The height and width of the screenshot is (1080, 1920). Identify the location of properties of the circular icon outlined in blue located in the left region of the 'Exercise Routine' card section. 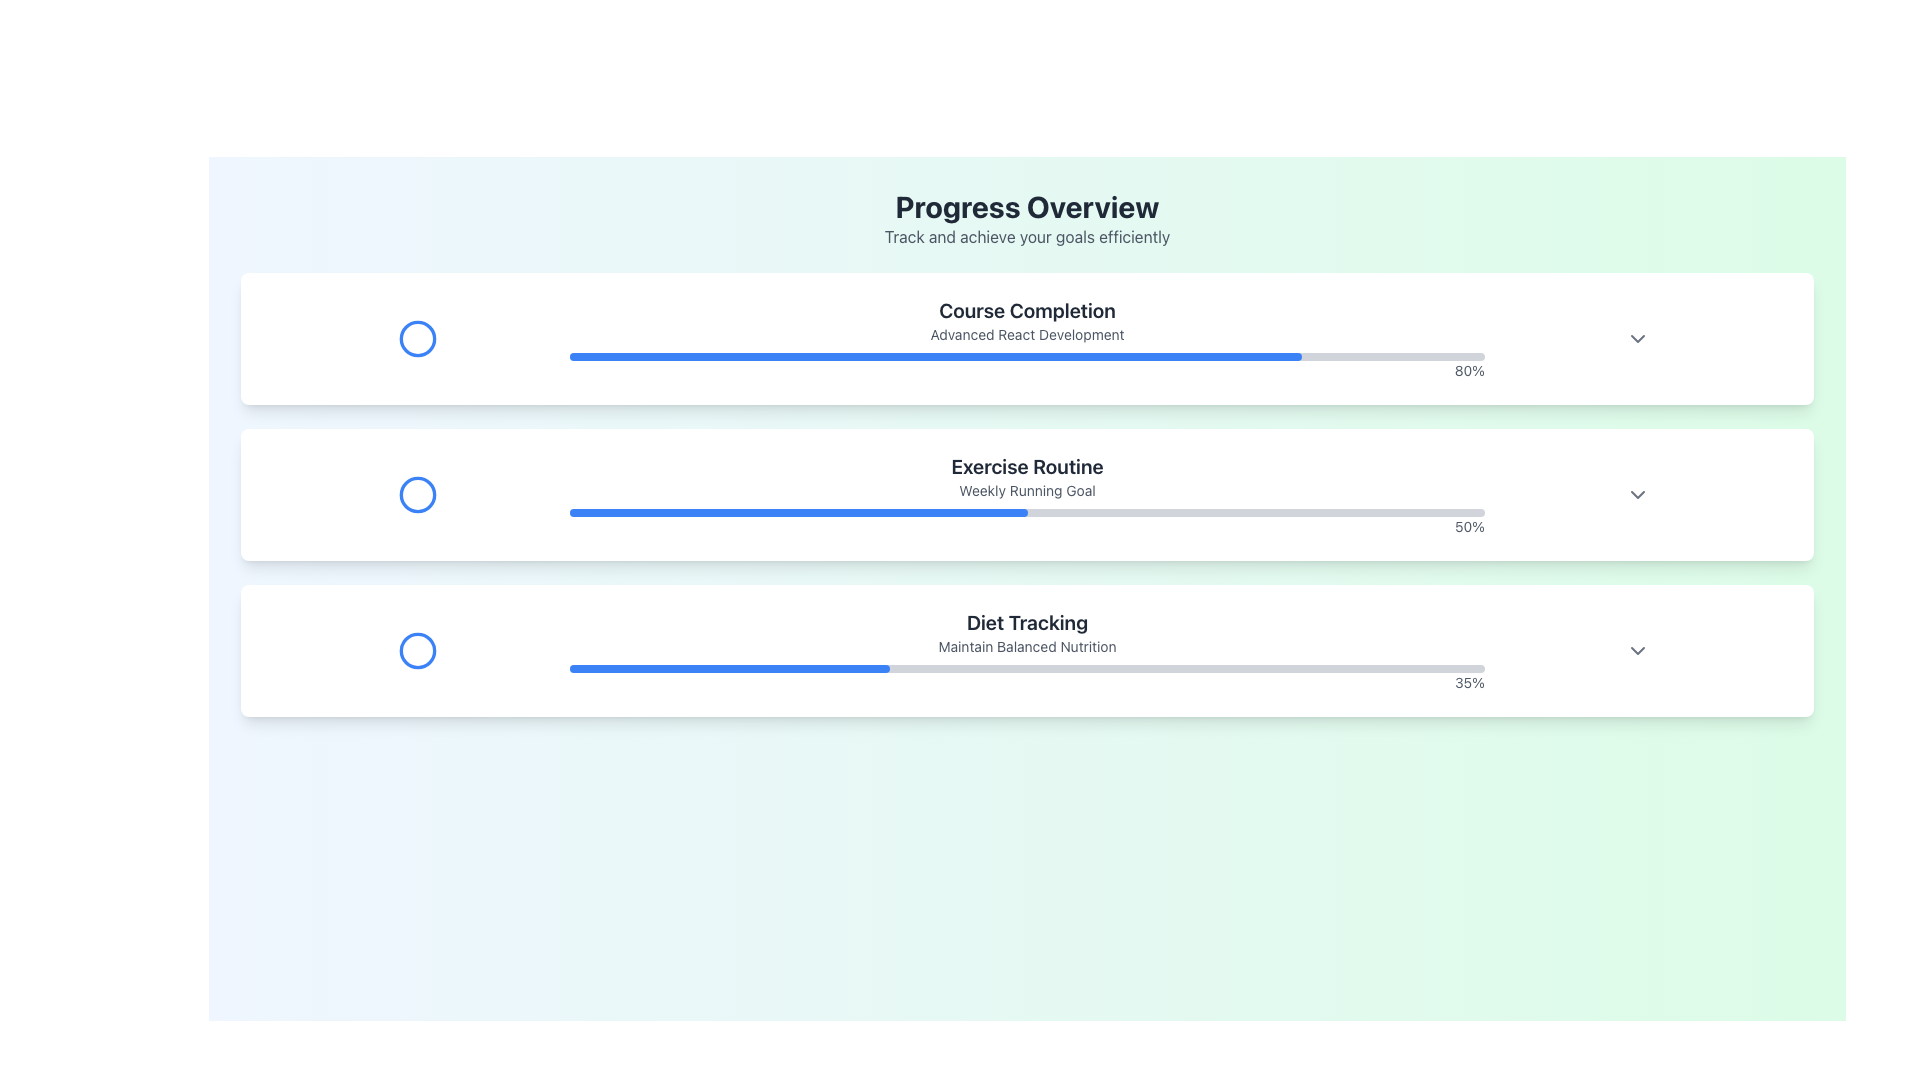
(416, 494).